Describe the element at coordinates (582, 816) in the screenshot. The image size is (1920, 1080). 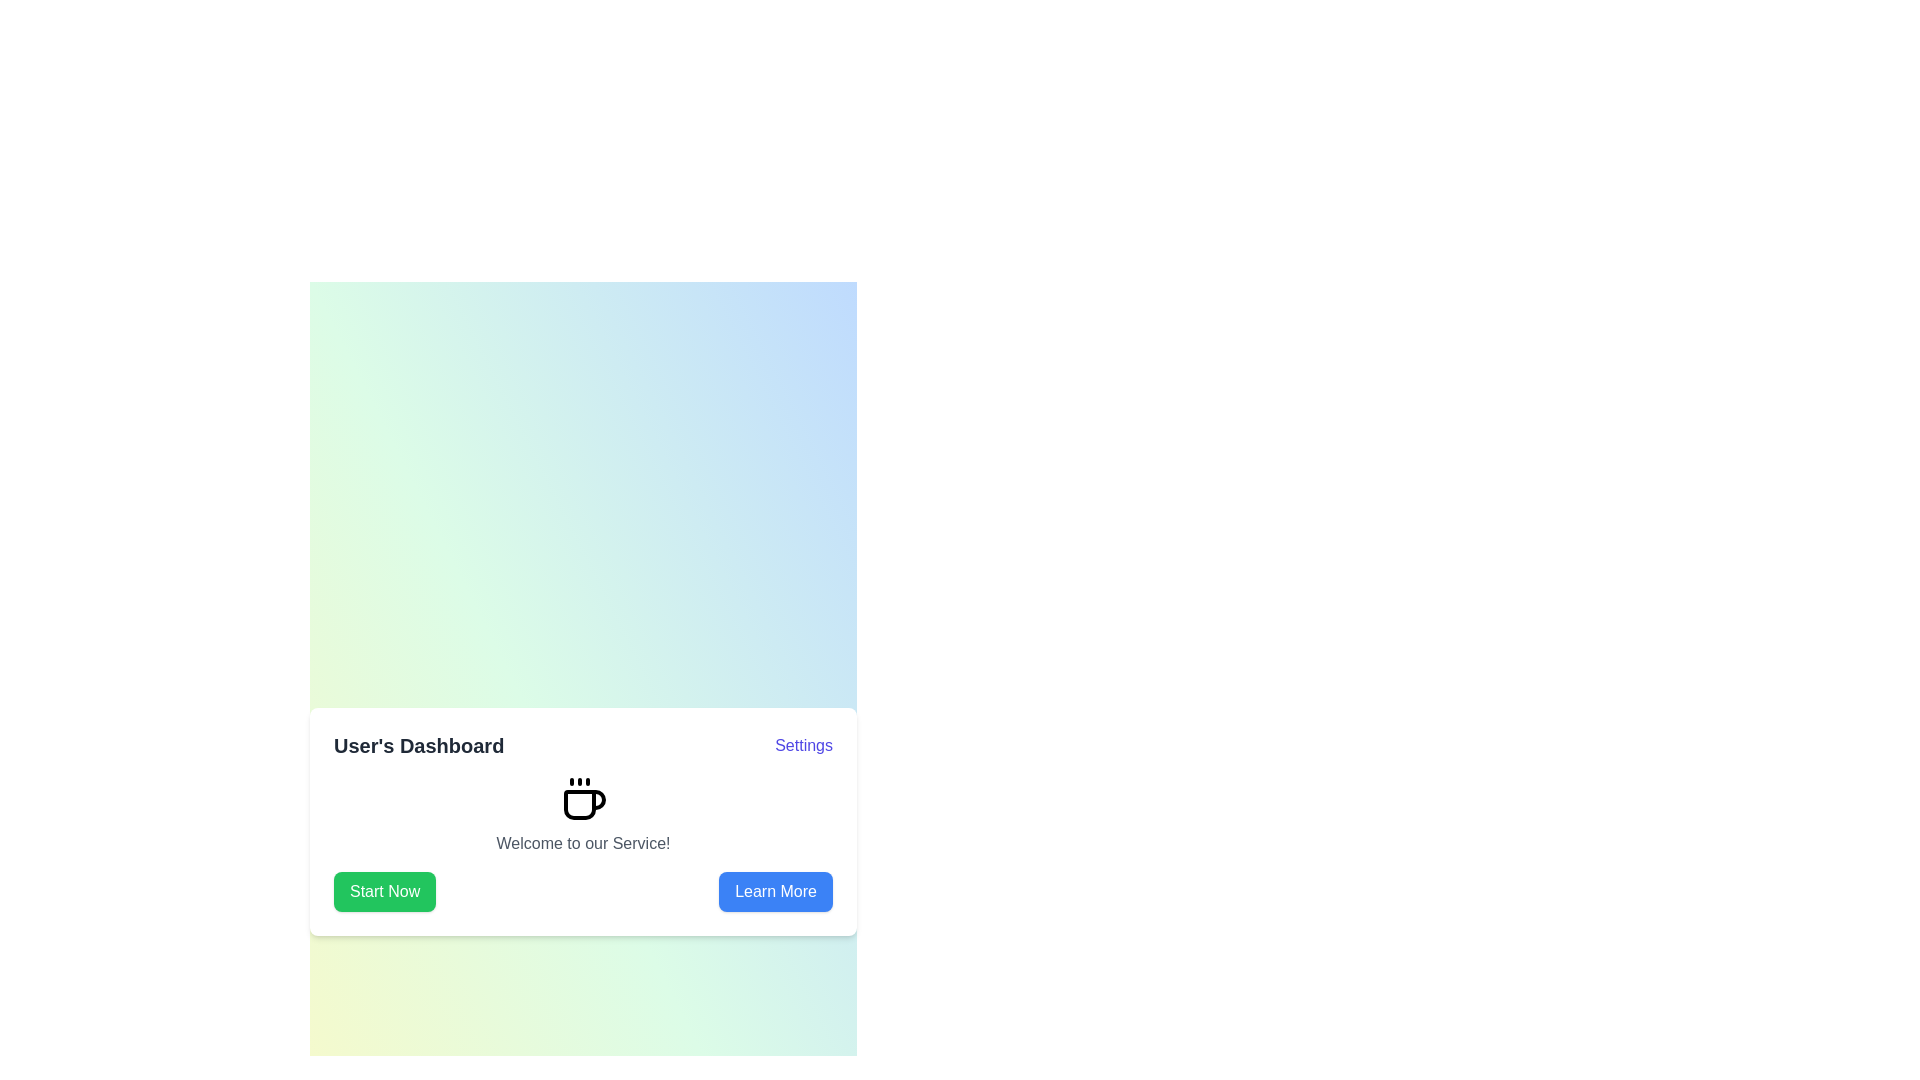
I see `the informational visual-textual component featuring a cup illustration and the text 'Welcome to our Service!'` at that location.